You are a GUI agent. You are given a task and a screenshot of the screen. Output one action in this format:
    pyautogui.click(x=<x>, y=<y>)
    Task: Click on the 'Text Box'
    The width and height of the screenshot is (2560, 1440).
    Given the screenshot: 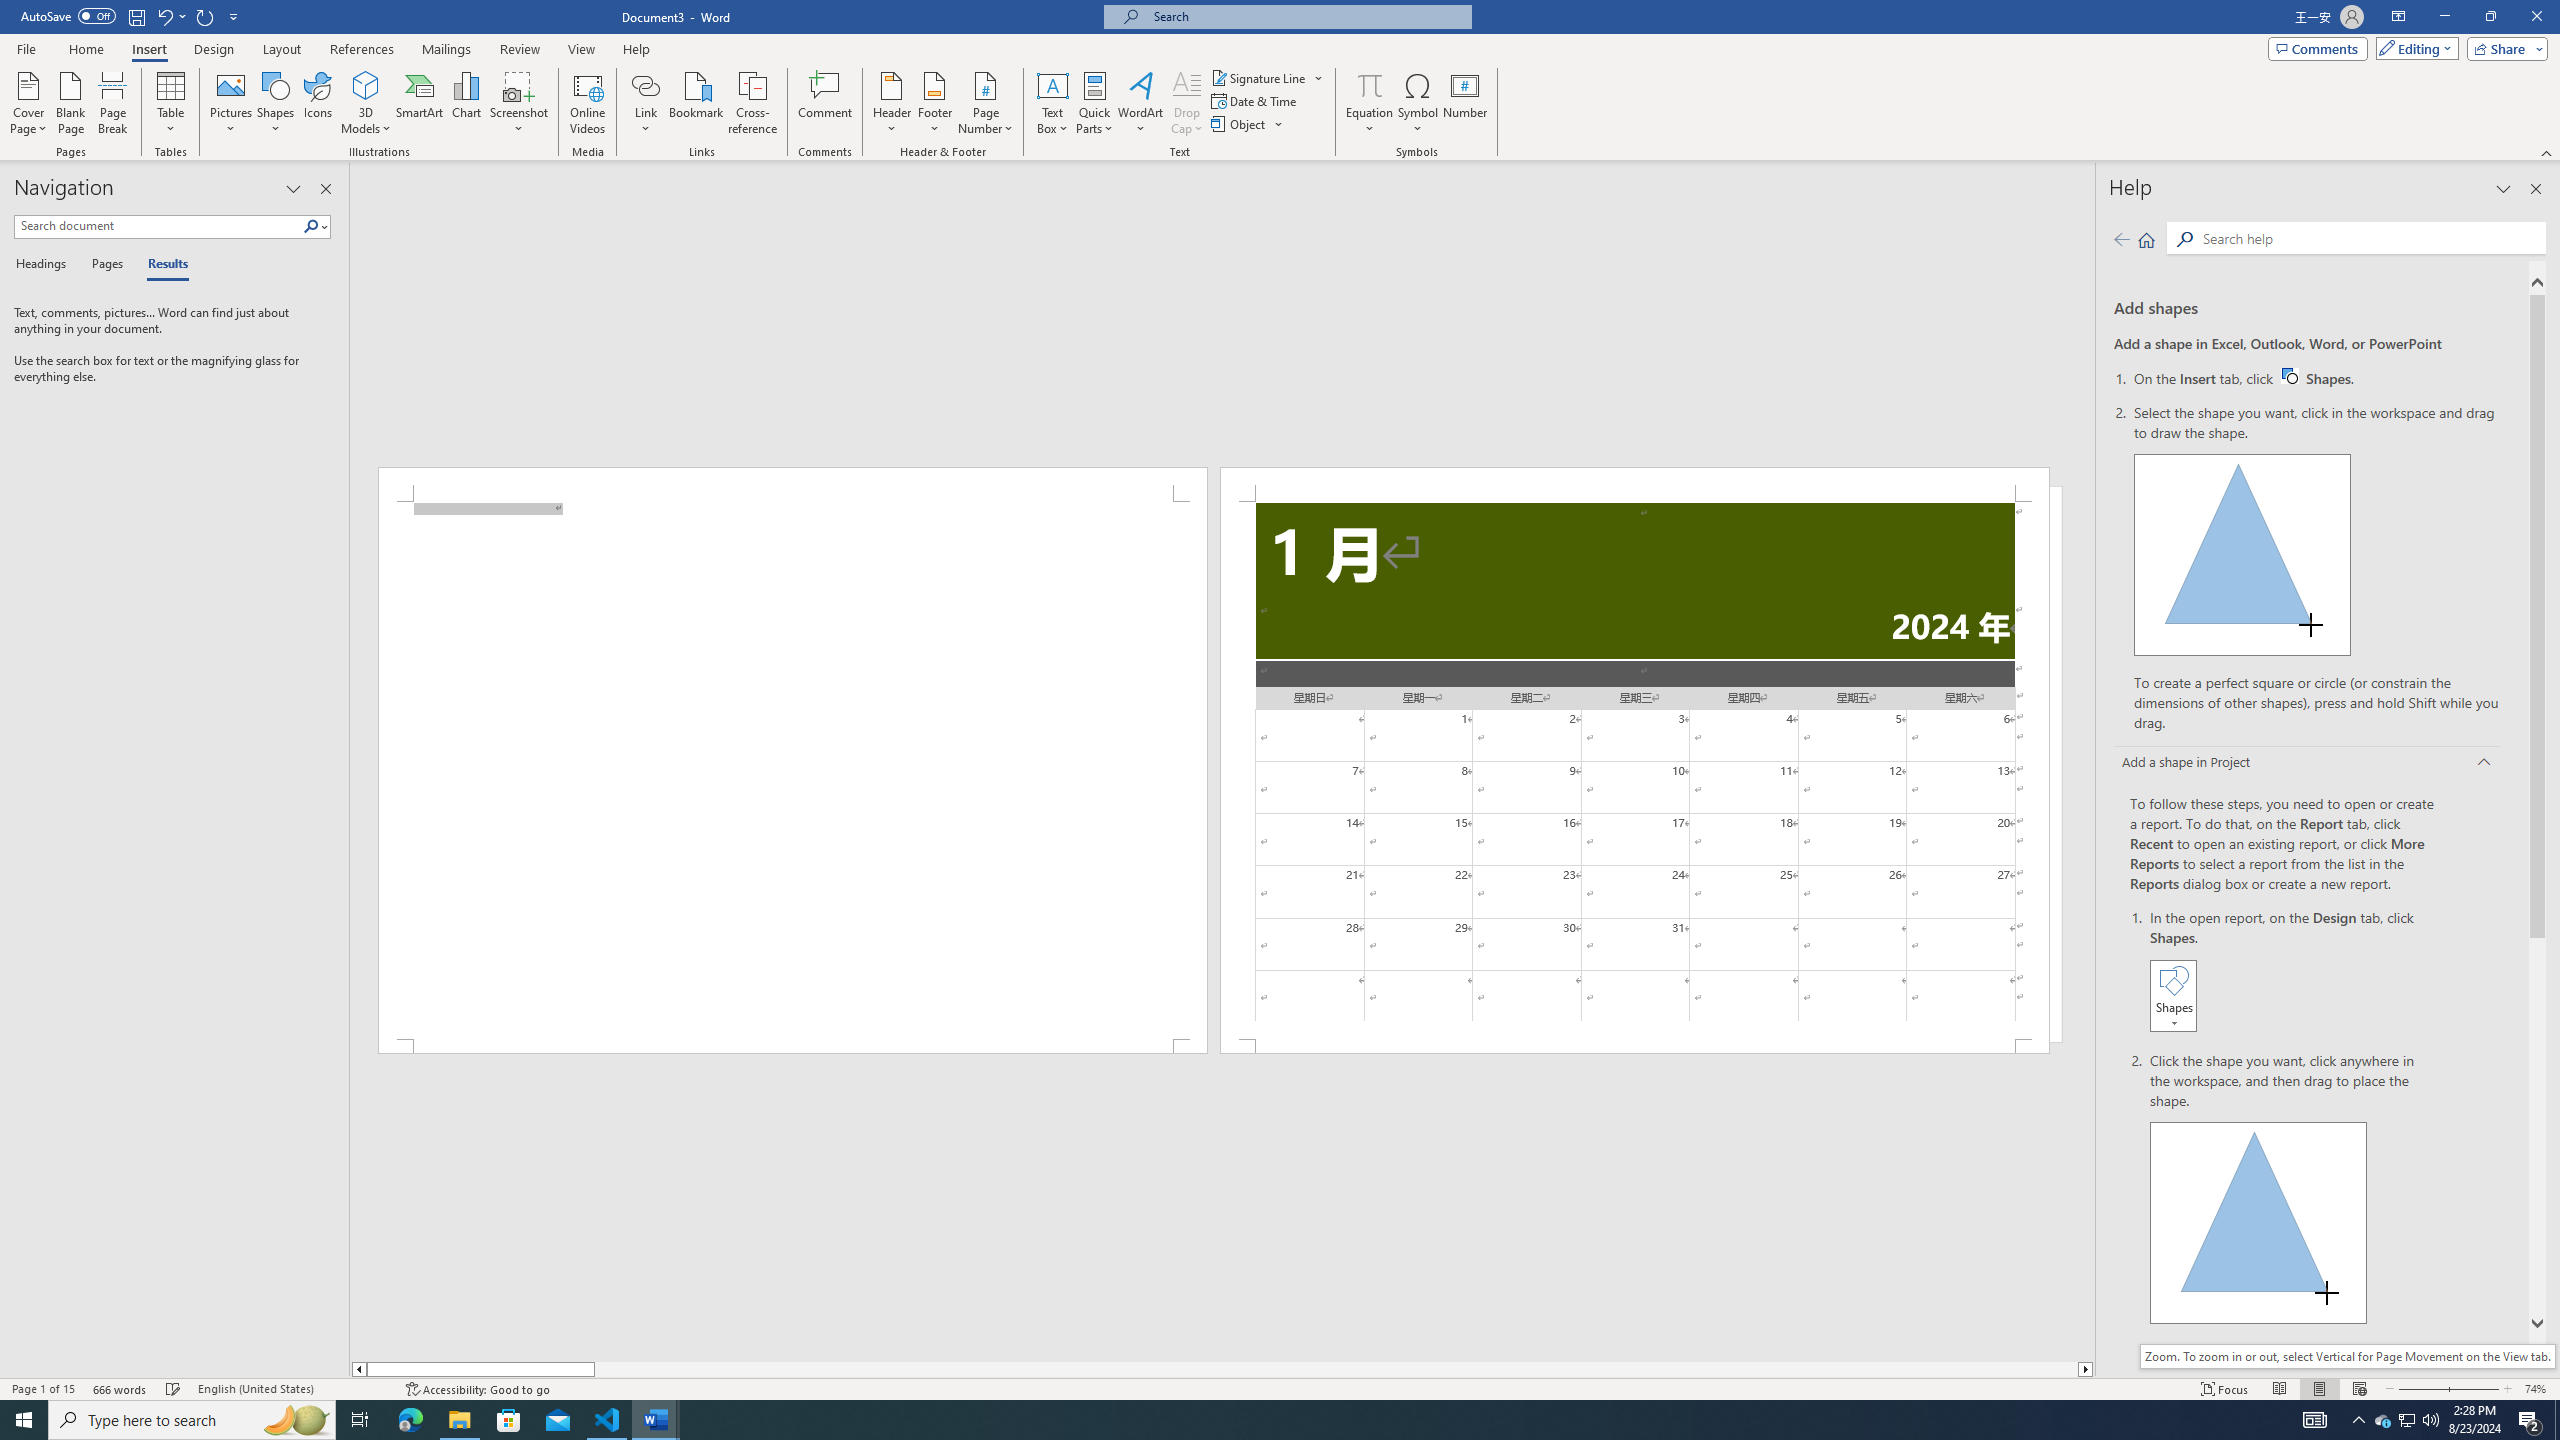 What is the action you would take?
    pyautogui.click(x=1052, y=103)
    